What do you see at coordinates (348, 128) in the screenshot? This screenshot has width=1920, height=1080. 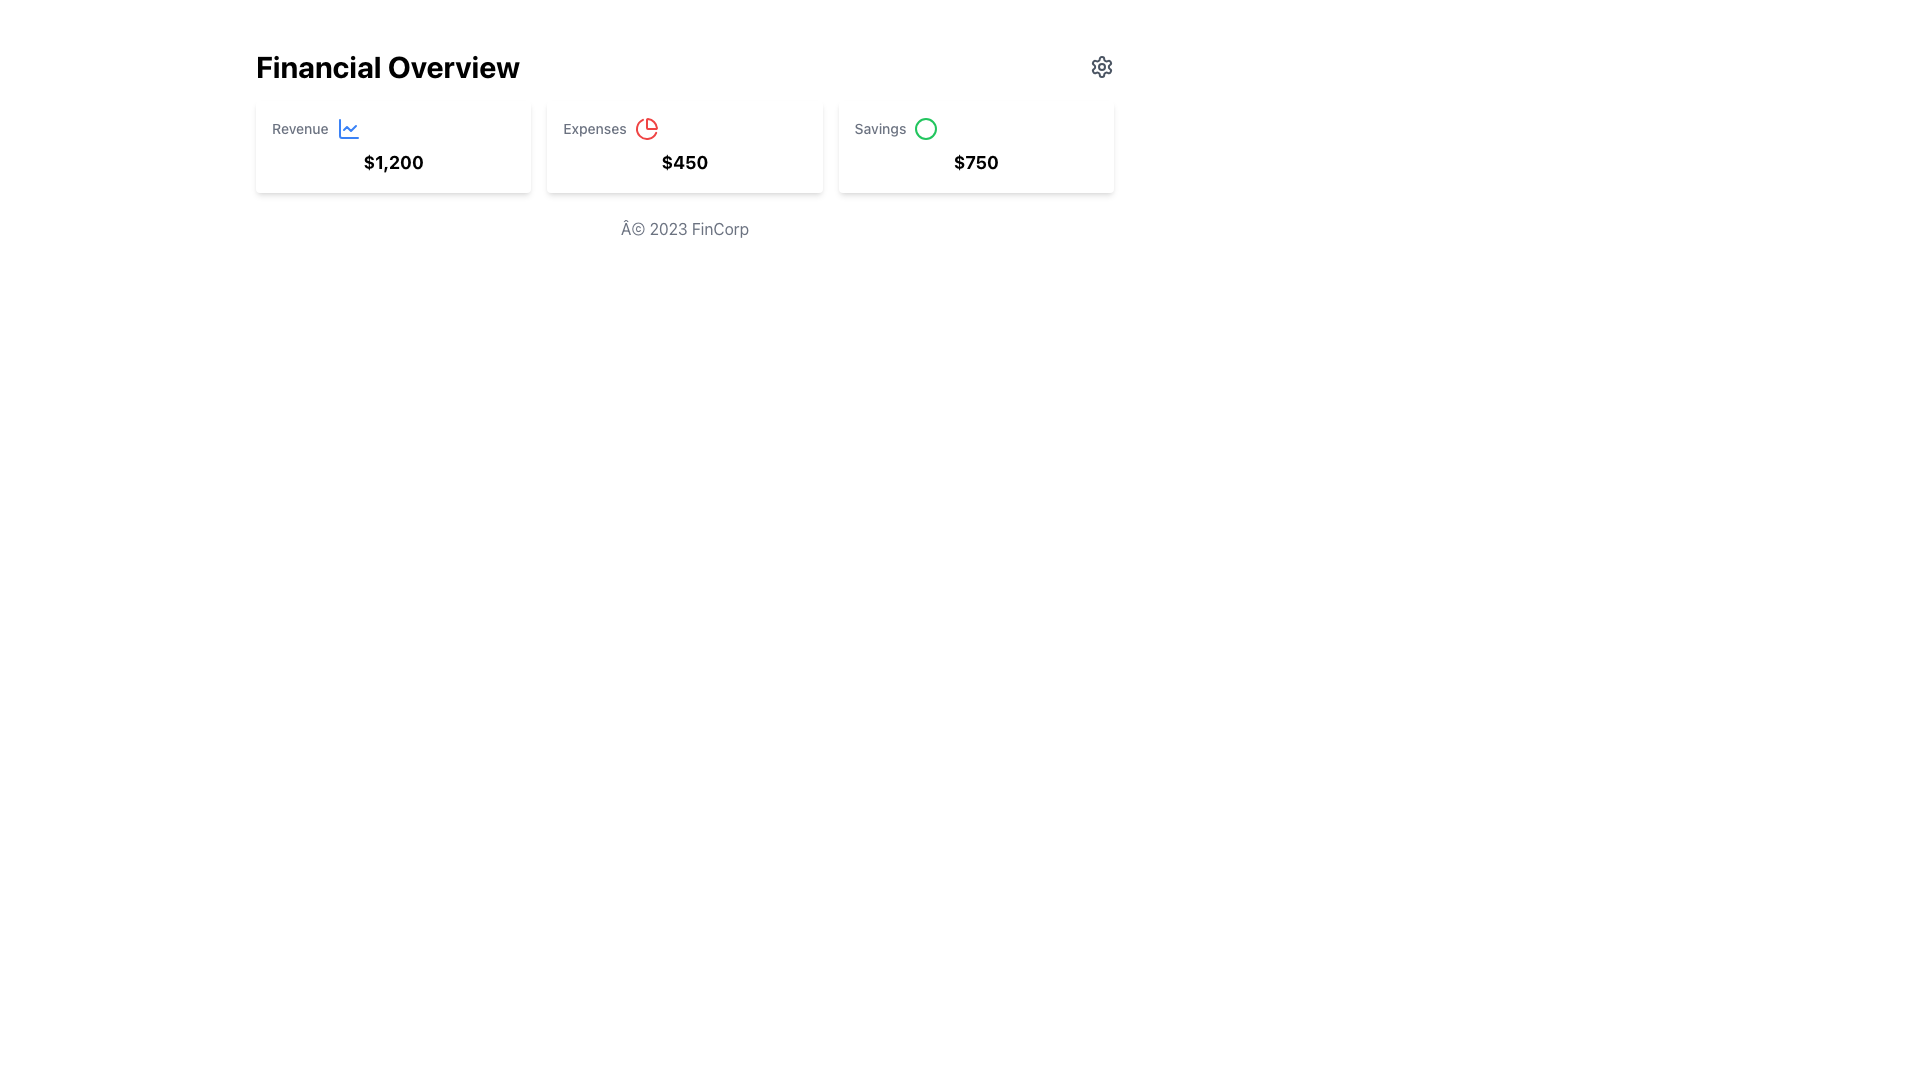 I see `the small blue icon resembling a line chart located to the left of the '$1,200' numerical display in the financial overview card labeled 'Revenue'` at bounding box center [348, 128].